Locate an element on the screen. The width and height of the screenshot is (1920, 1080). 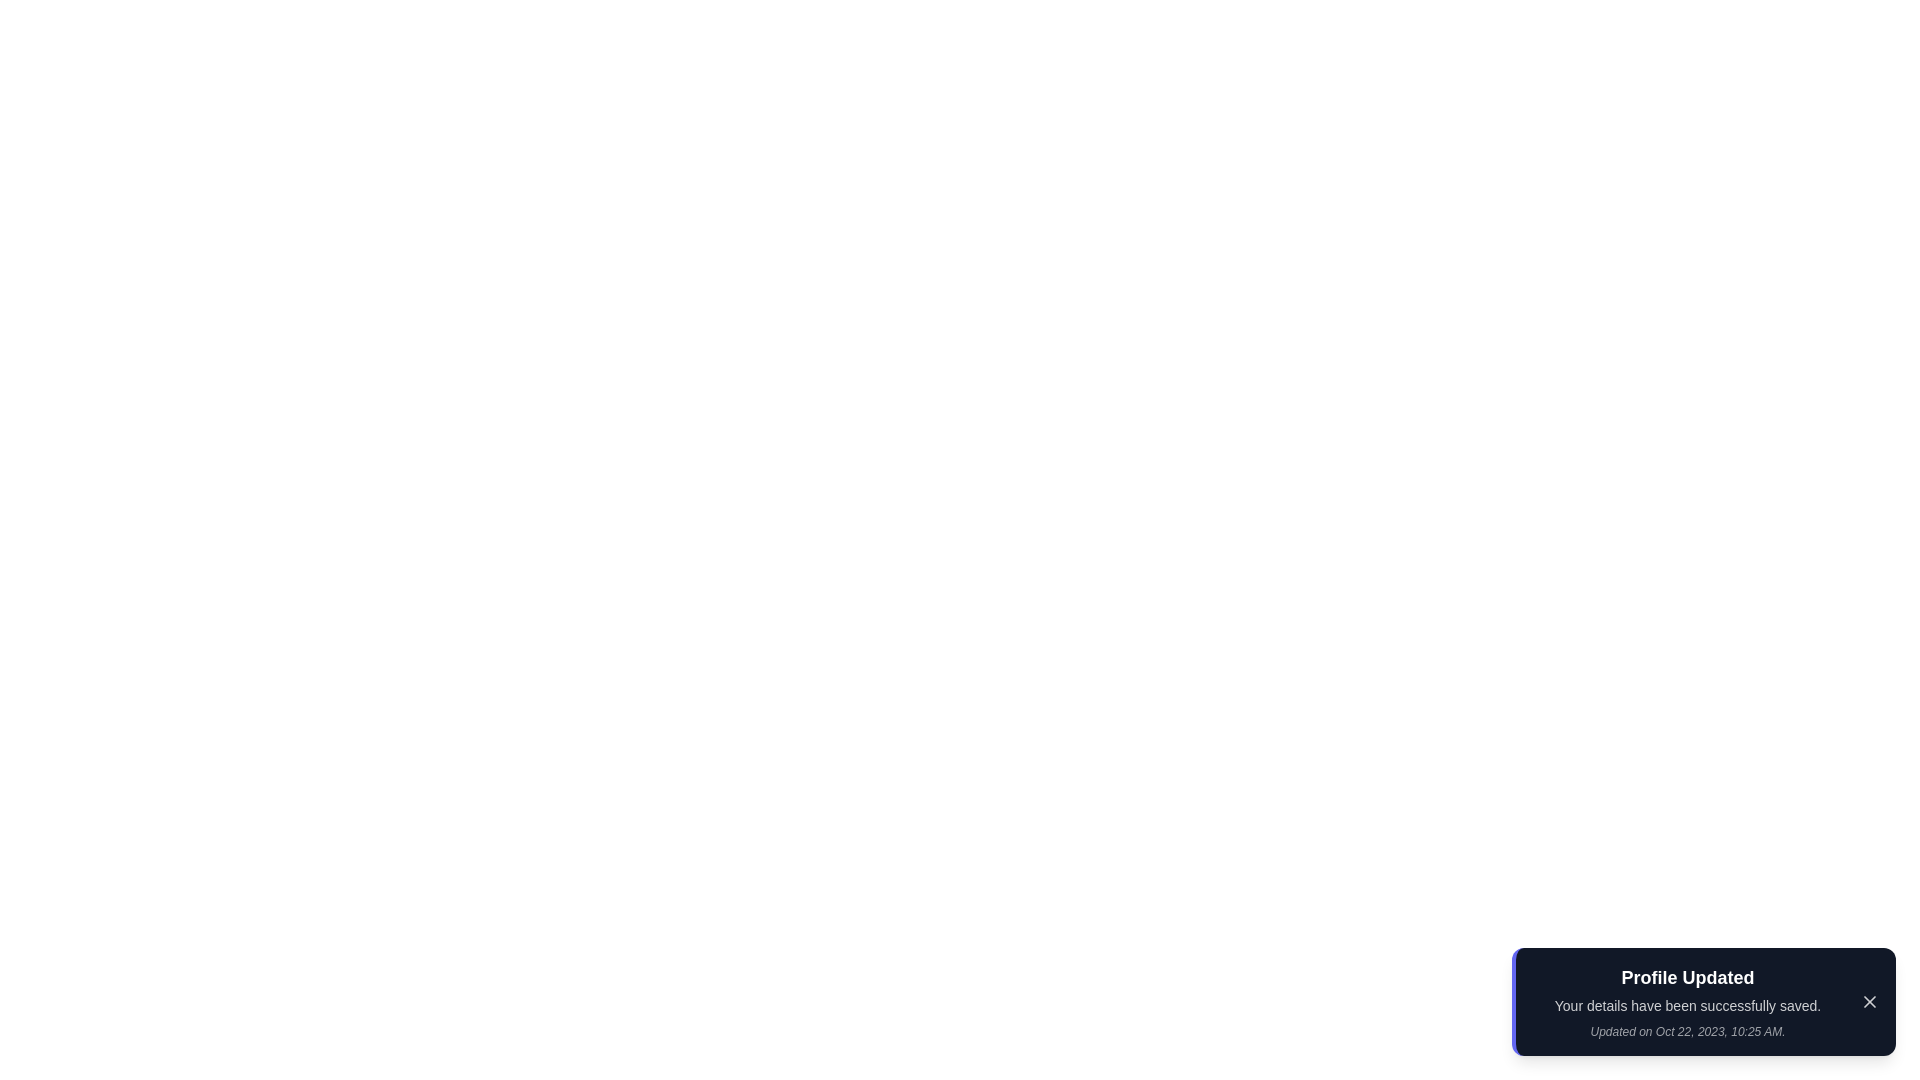
the close button to dismiss the notification is located at coordinates (1869, 1002).